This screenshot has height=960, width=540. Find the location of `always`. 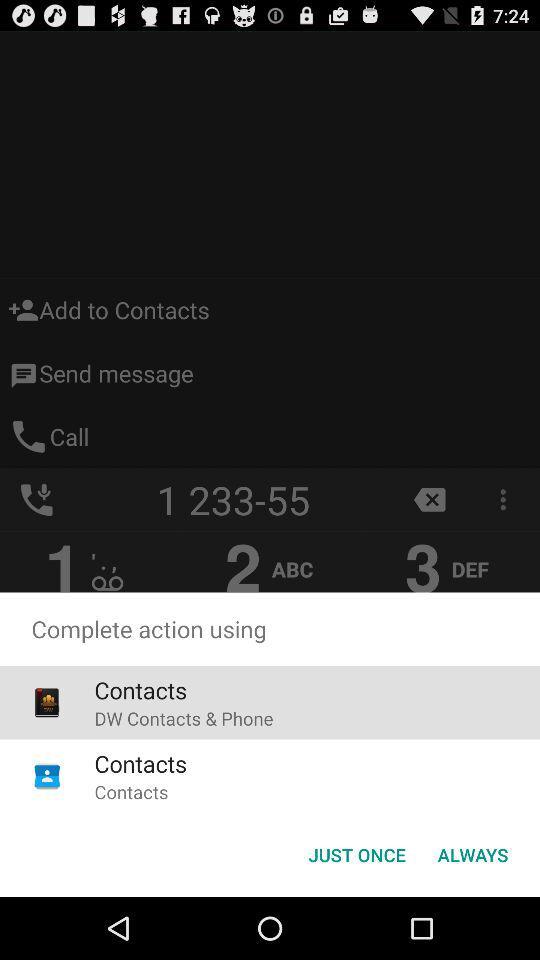

always is located at coordinates (472, 853).